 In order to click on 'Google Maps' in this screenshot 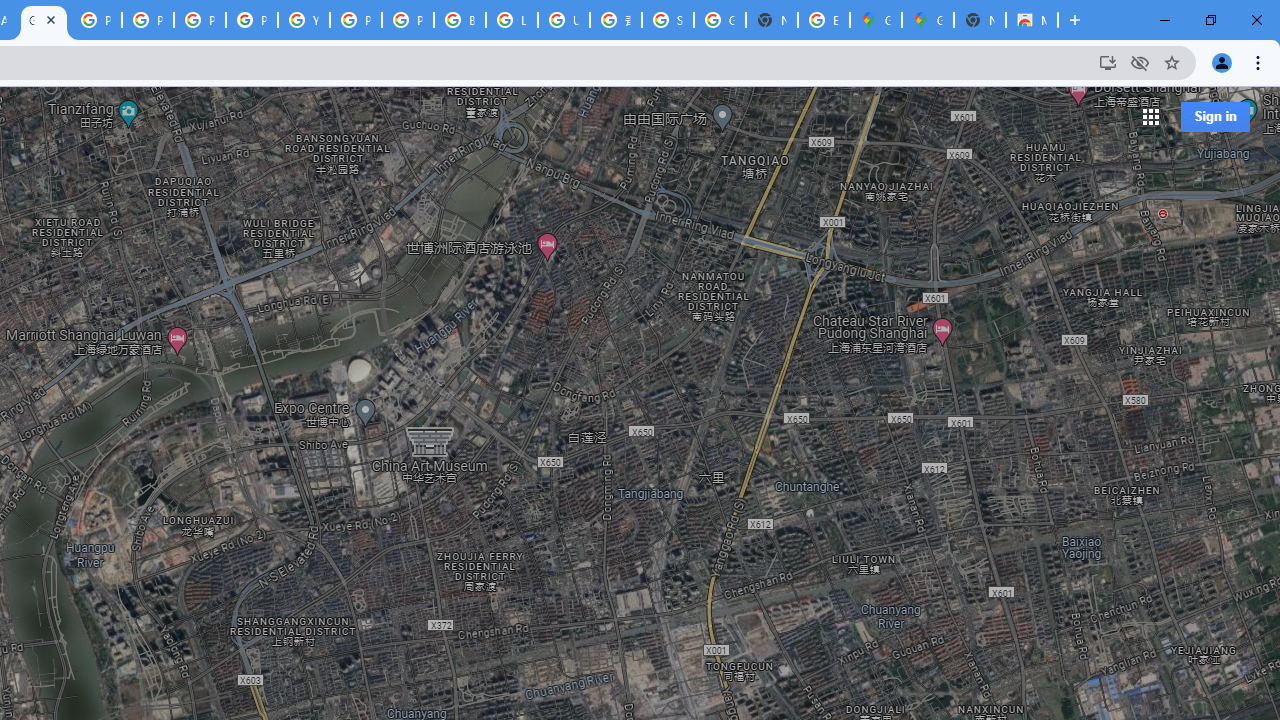, I will do `click(927, 20)`.